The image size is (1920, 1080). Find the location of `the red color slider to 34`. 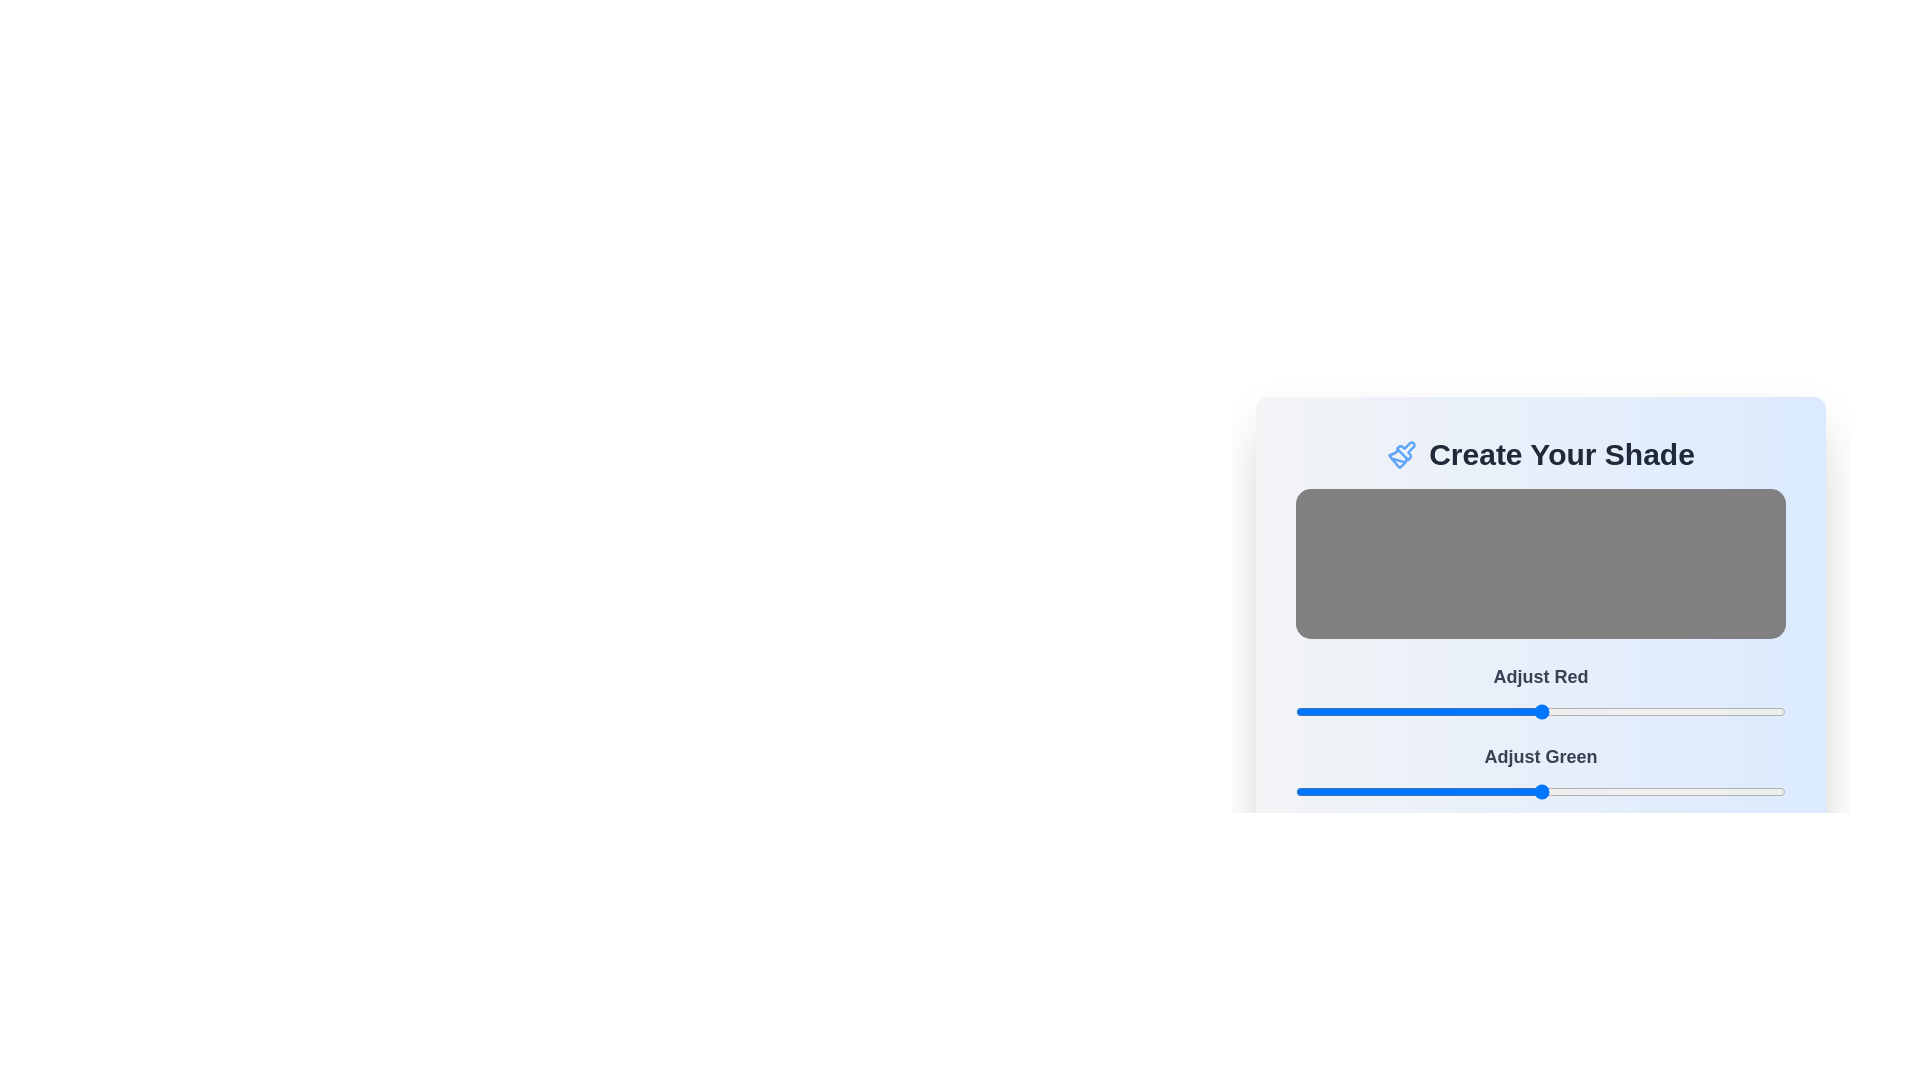

the red color slider to 34 is located at coordinates (1360, 711).